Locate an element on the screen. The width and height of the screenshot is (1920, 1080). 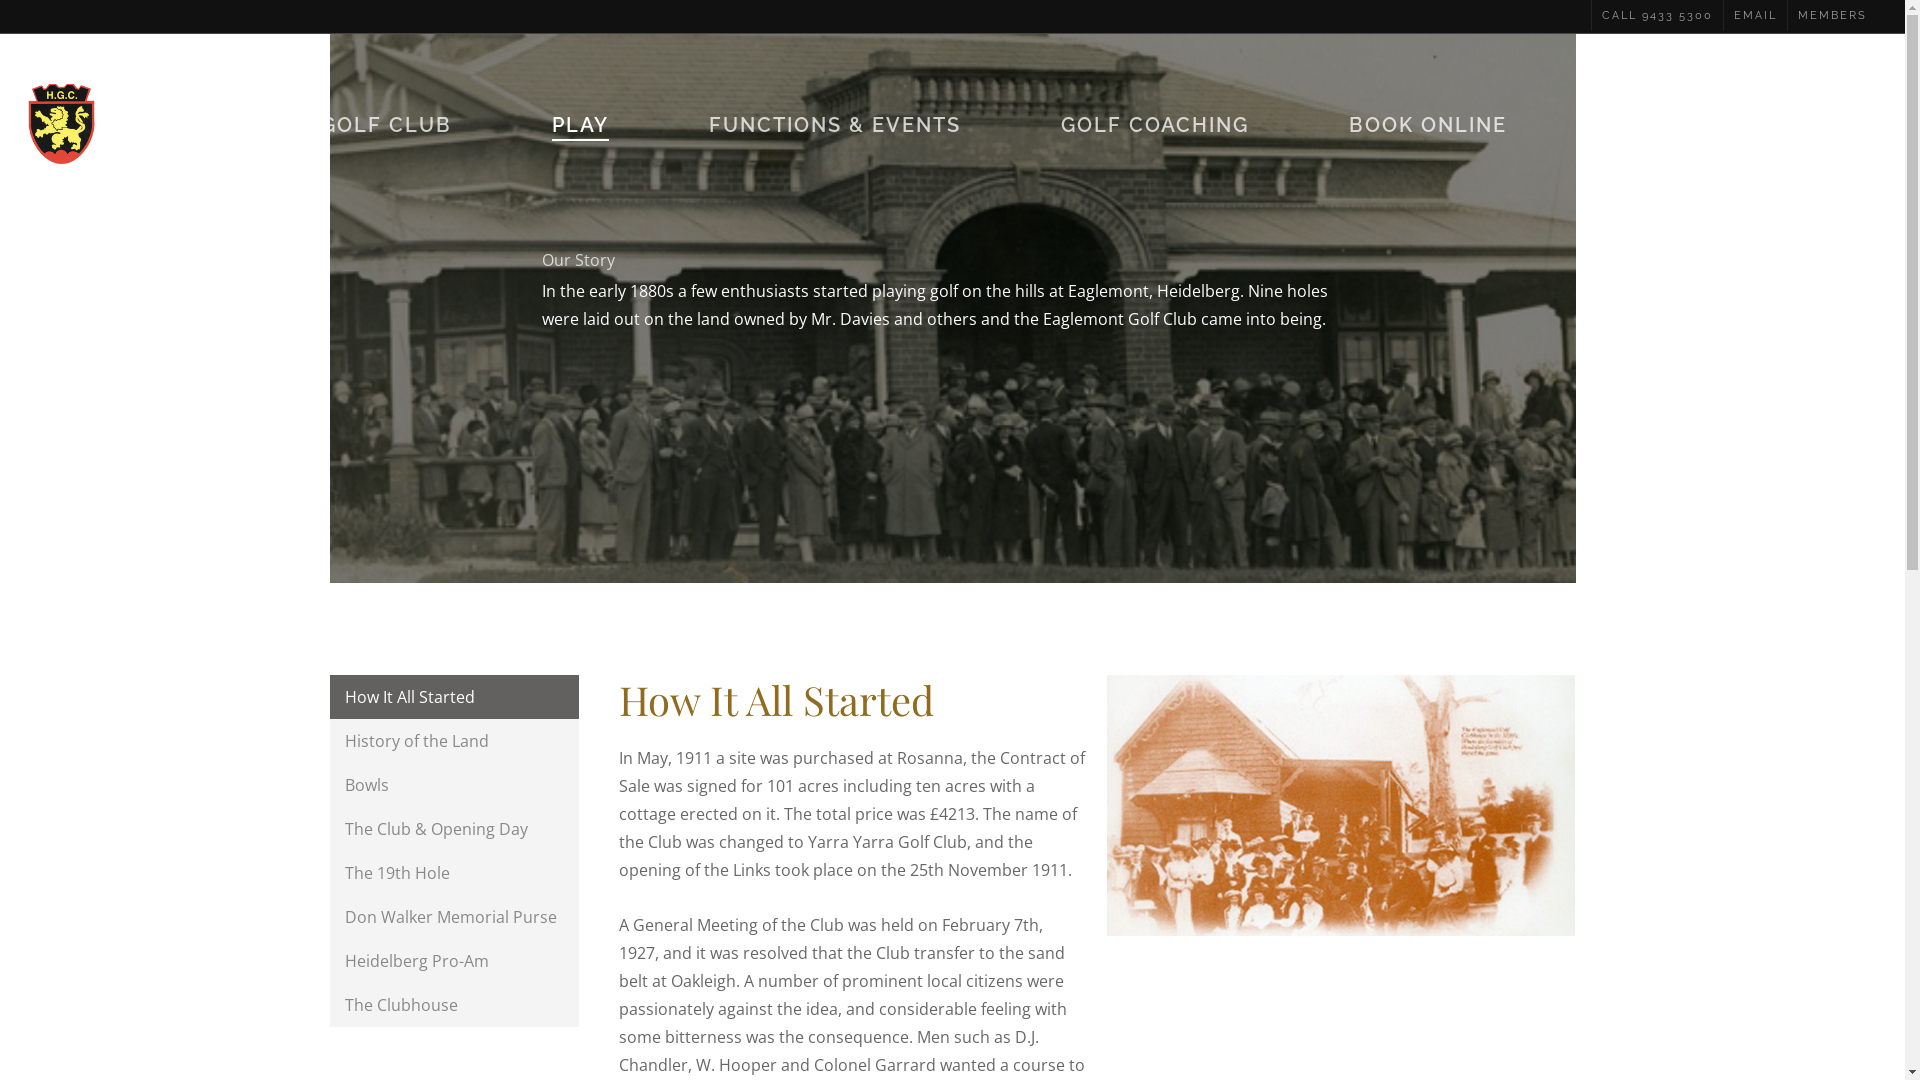
'FUNCTIONS & EVENTS' is located at coordinates (709, 123).